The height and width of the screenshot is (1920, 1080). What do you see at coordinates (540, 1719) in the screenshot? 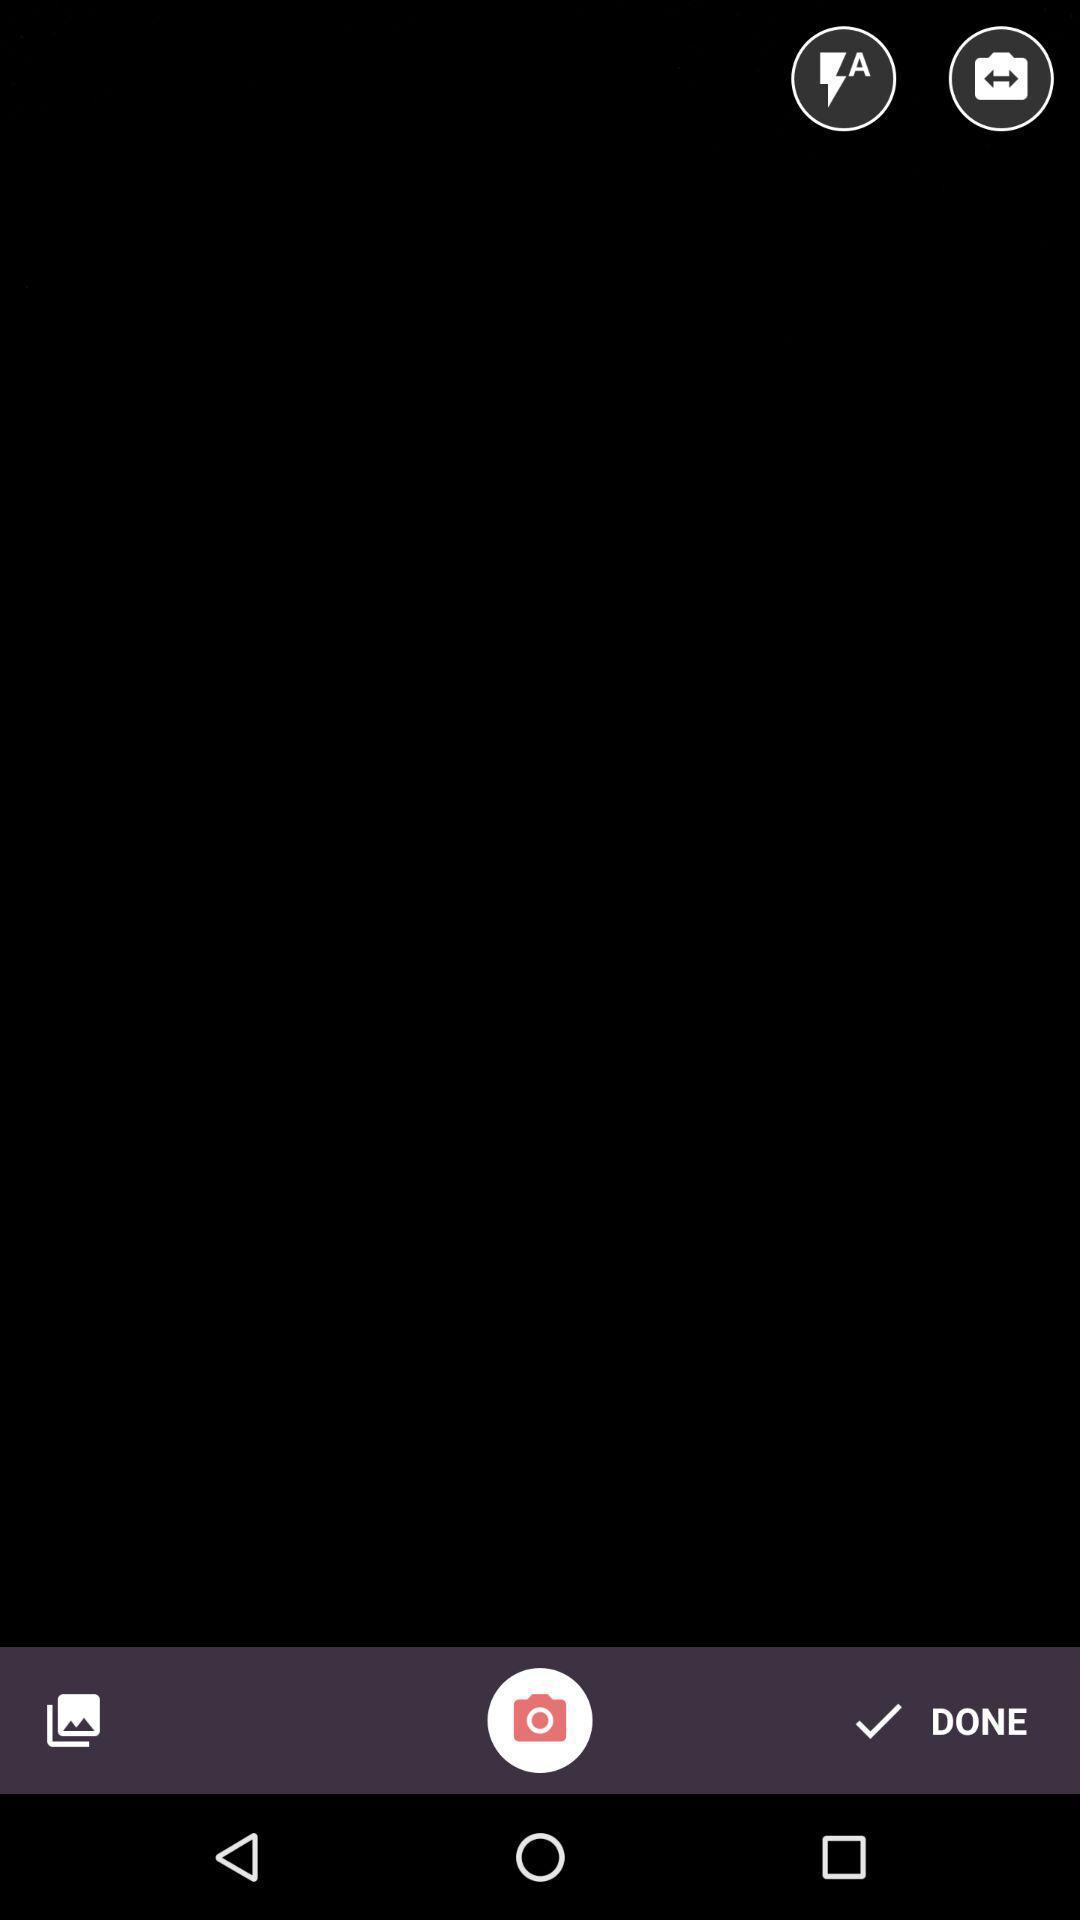
I see `the photo icon` at bounding box center [540, 1719].